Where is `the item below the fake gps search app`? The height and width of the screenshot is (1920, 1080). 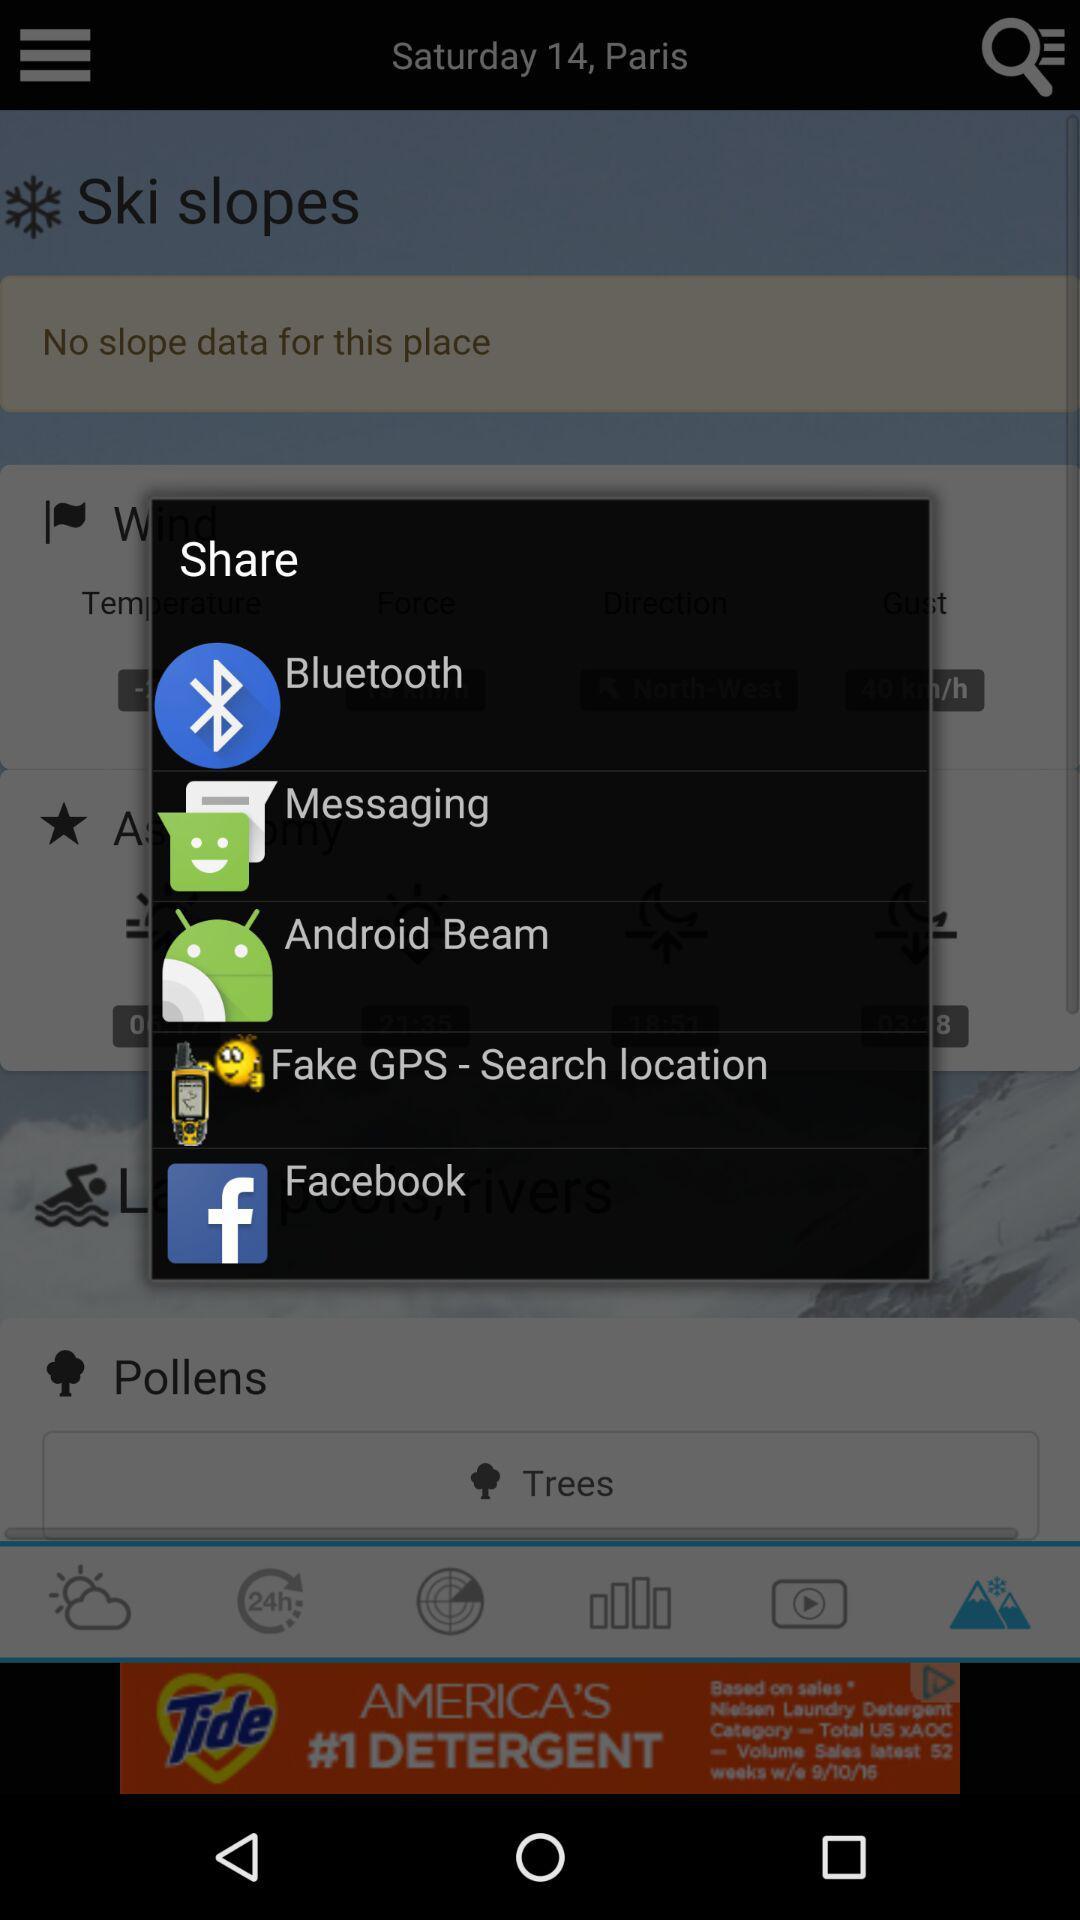
the item below the fake gps search app is located at coordinates (604, 1179).